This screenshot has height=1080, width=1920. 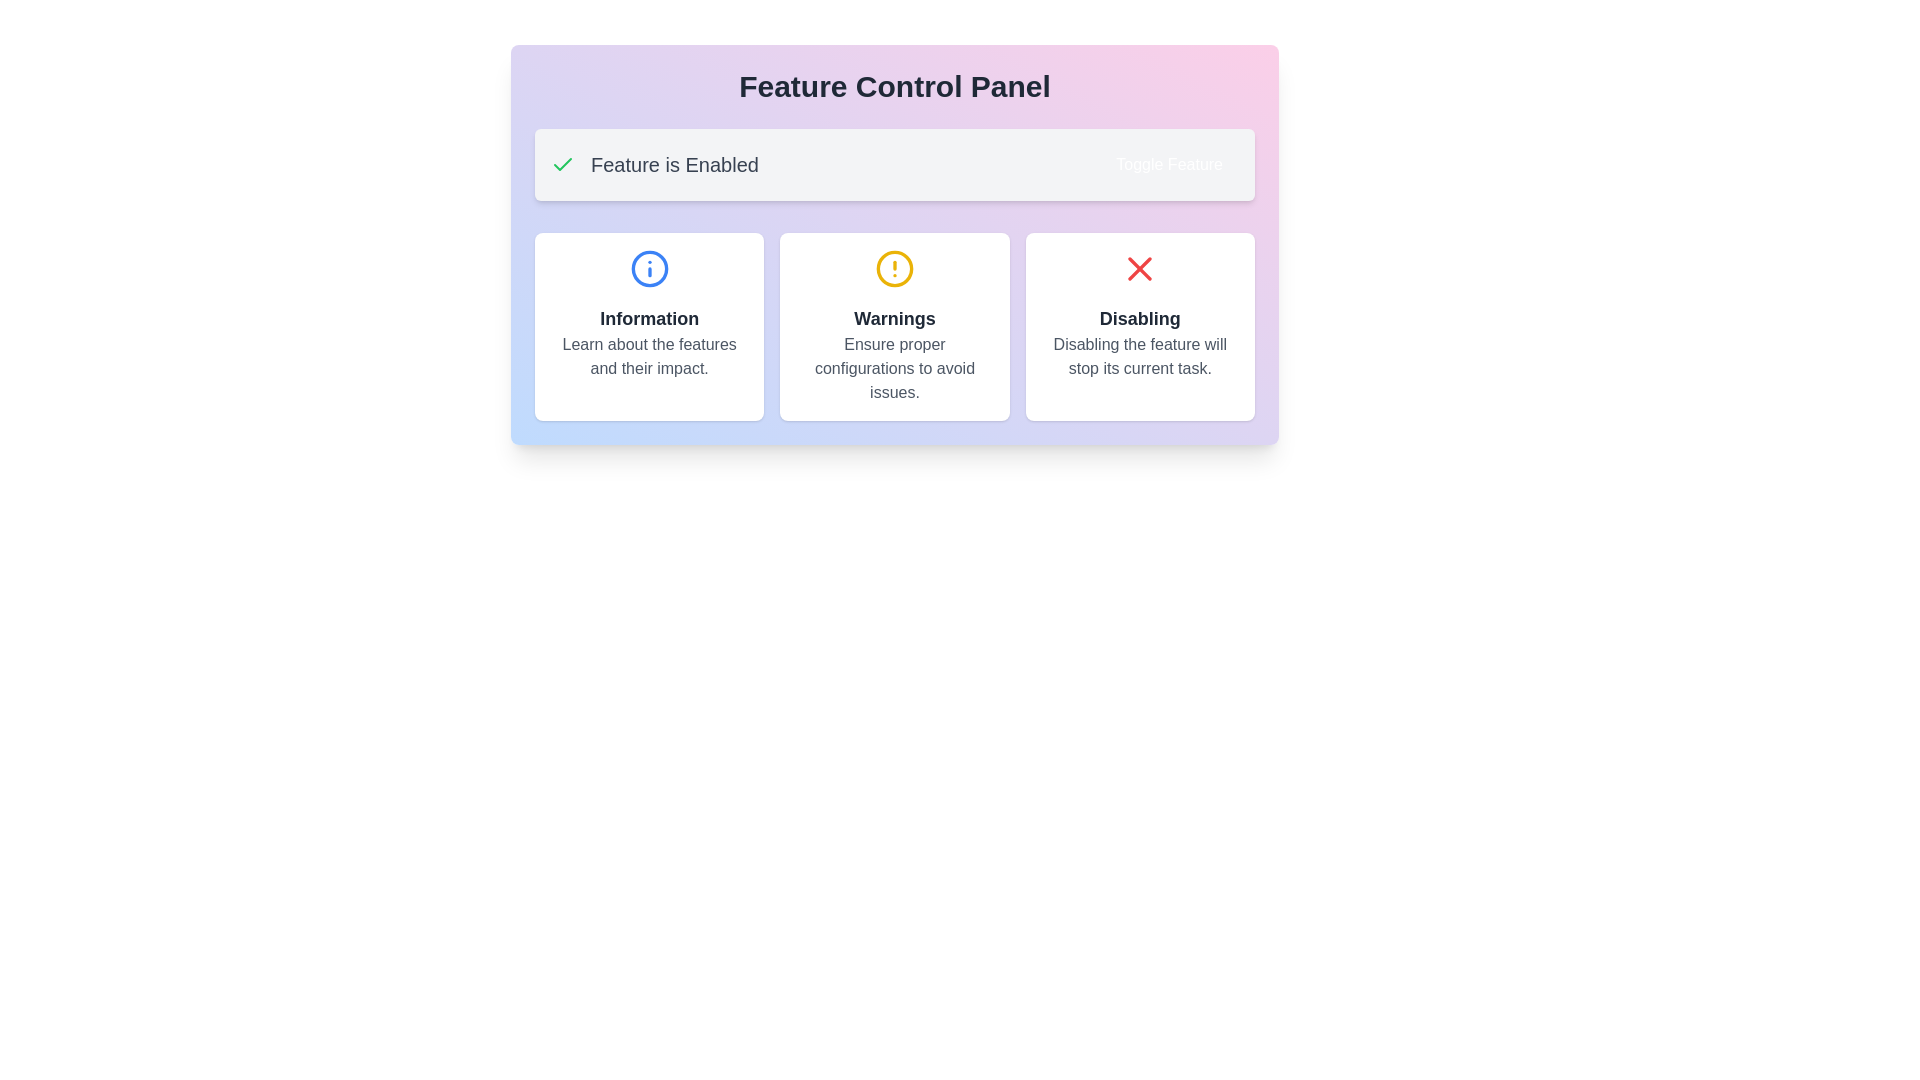 I want to click on the text label 'Disabling' which is styled in bold and large font, located in the rightmost card of three cards under the 'Feature Control Panel' header, so click(x=1140, y=318).